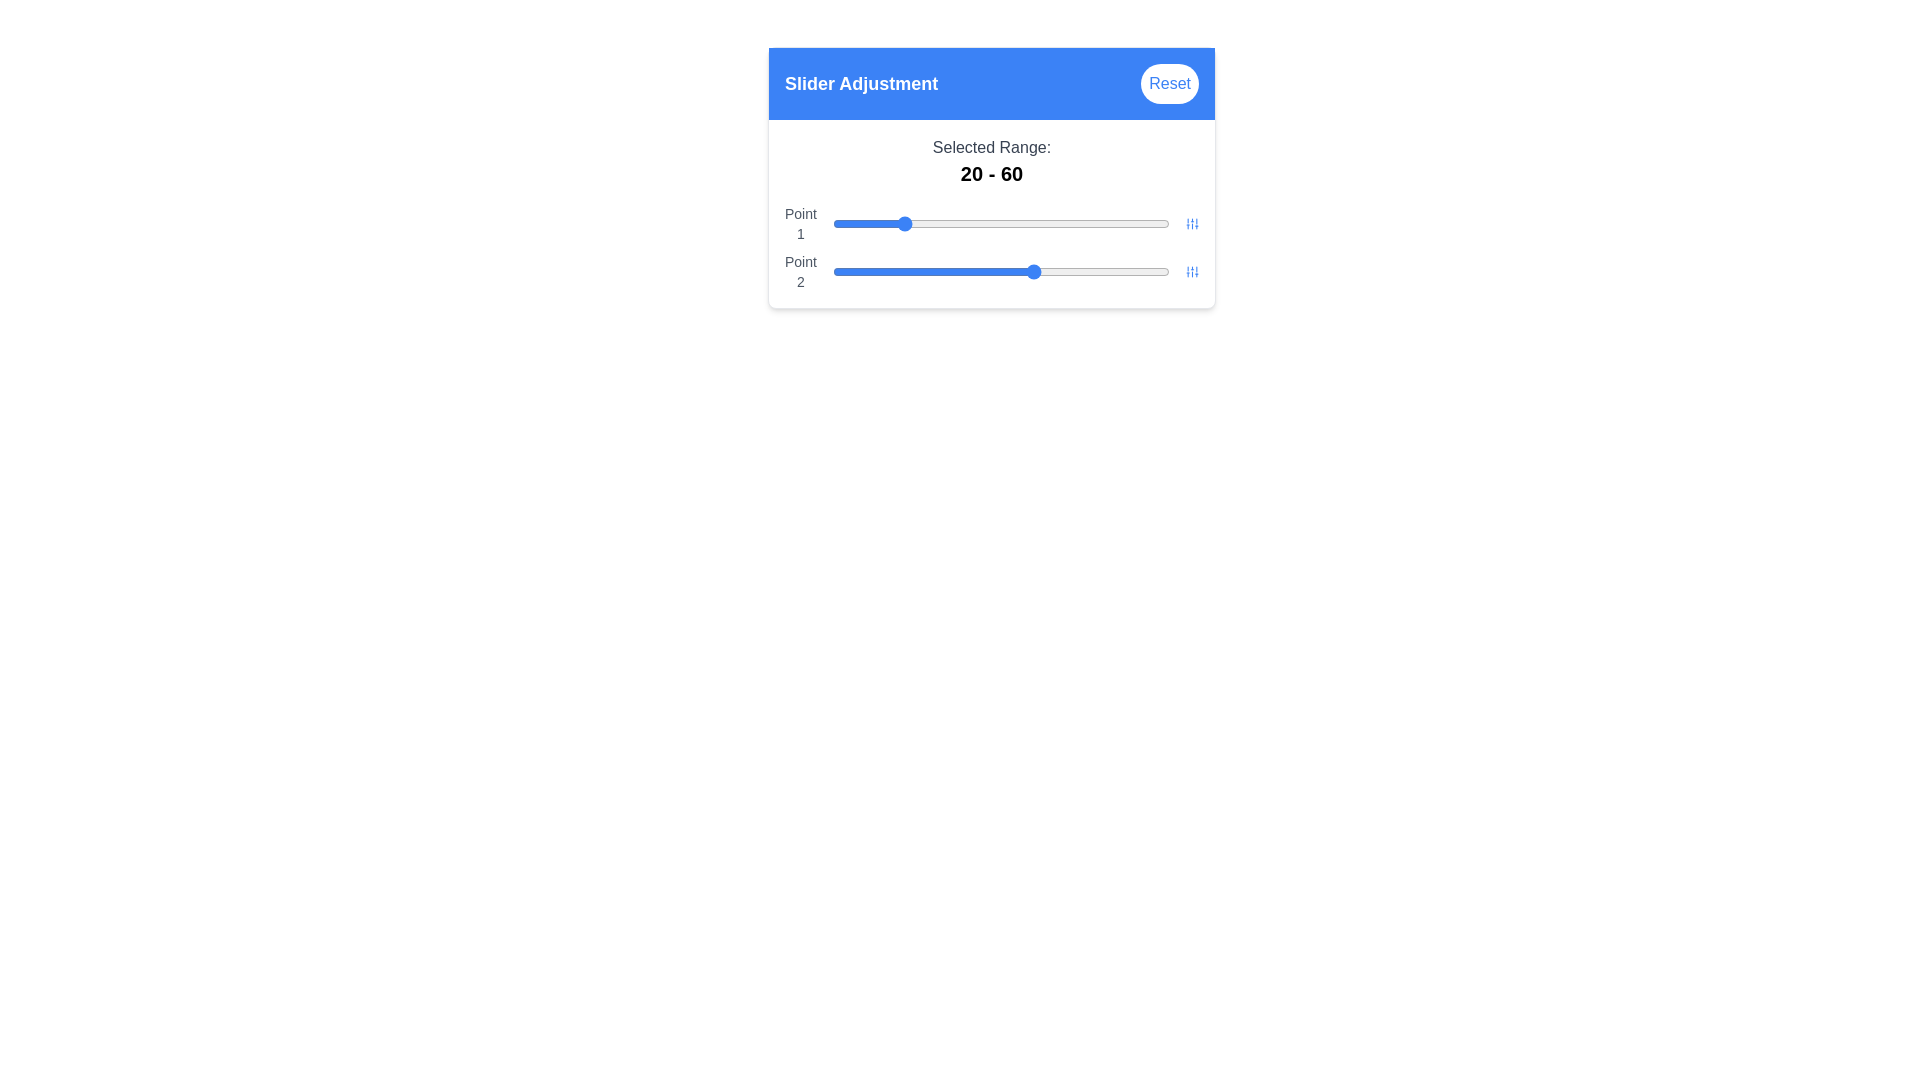 The image size is (1920, 1080). What do you see at coordinates (949, 272) in the screenshot?
I see `the slider` at bounding box center [949, 272].